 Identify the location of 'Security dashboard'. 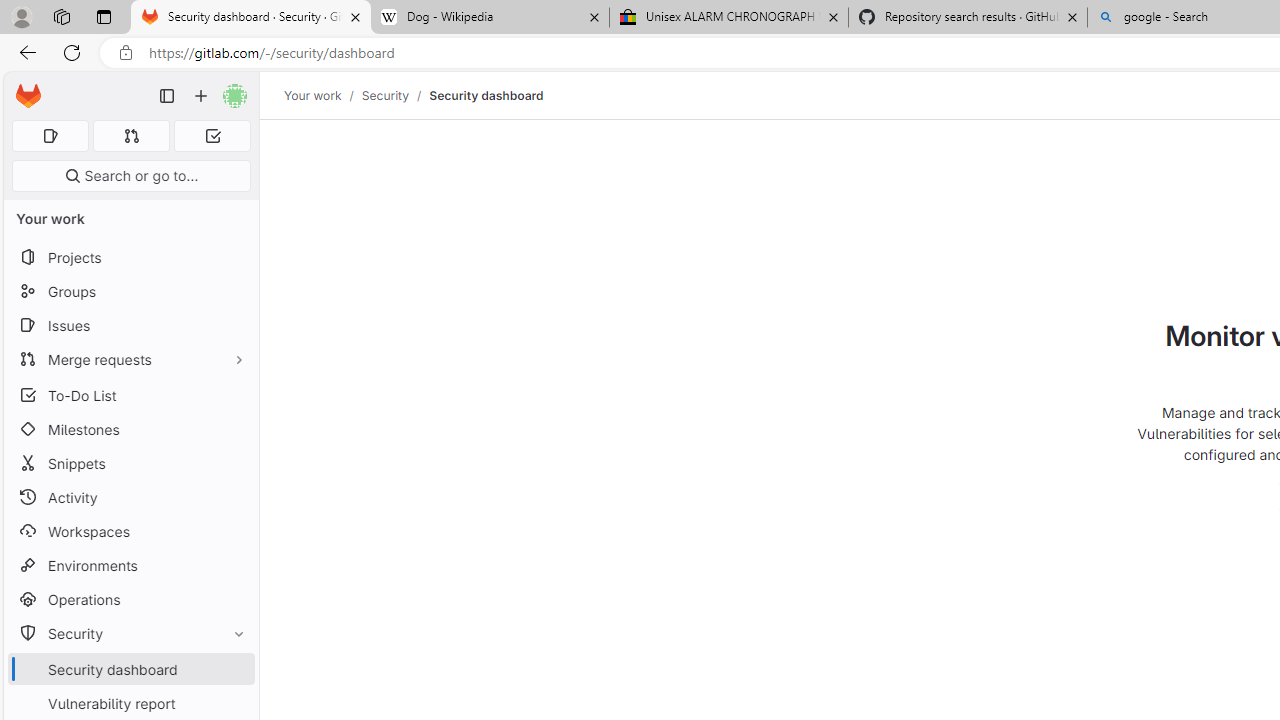
(486, 95).